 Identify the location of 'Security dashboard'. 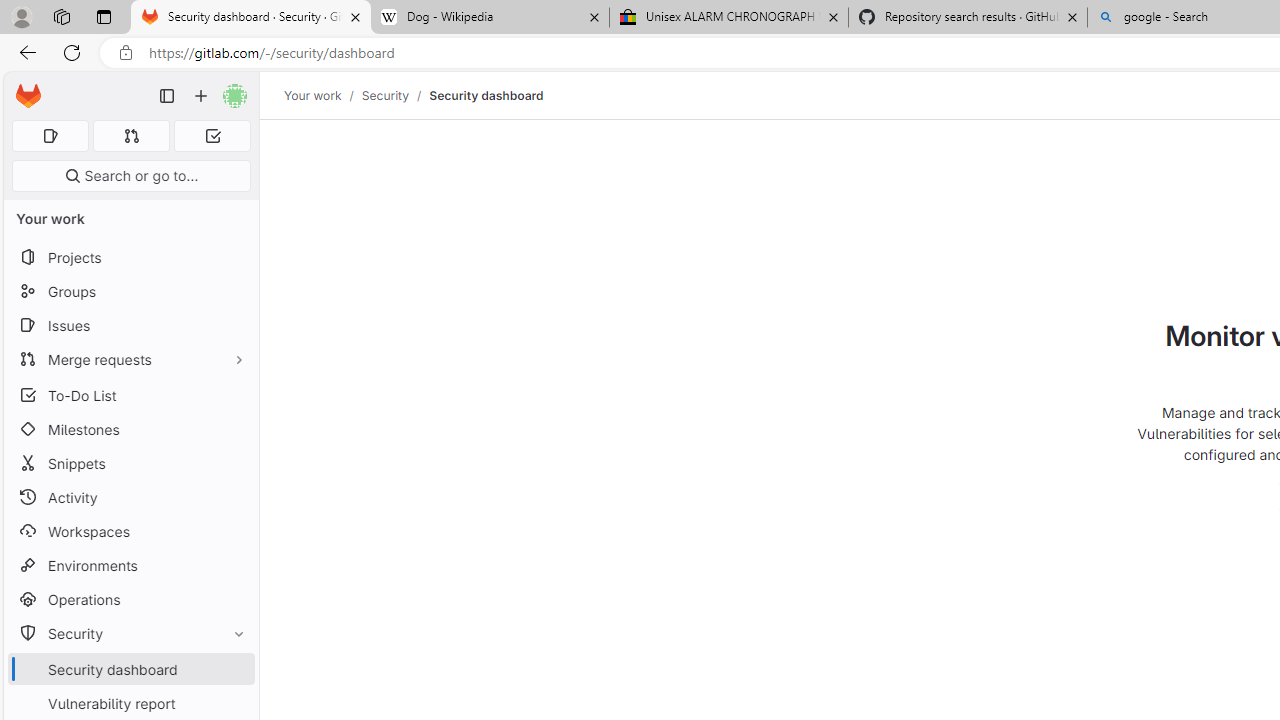
(486, 95).